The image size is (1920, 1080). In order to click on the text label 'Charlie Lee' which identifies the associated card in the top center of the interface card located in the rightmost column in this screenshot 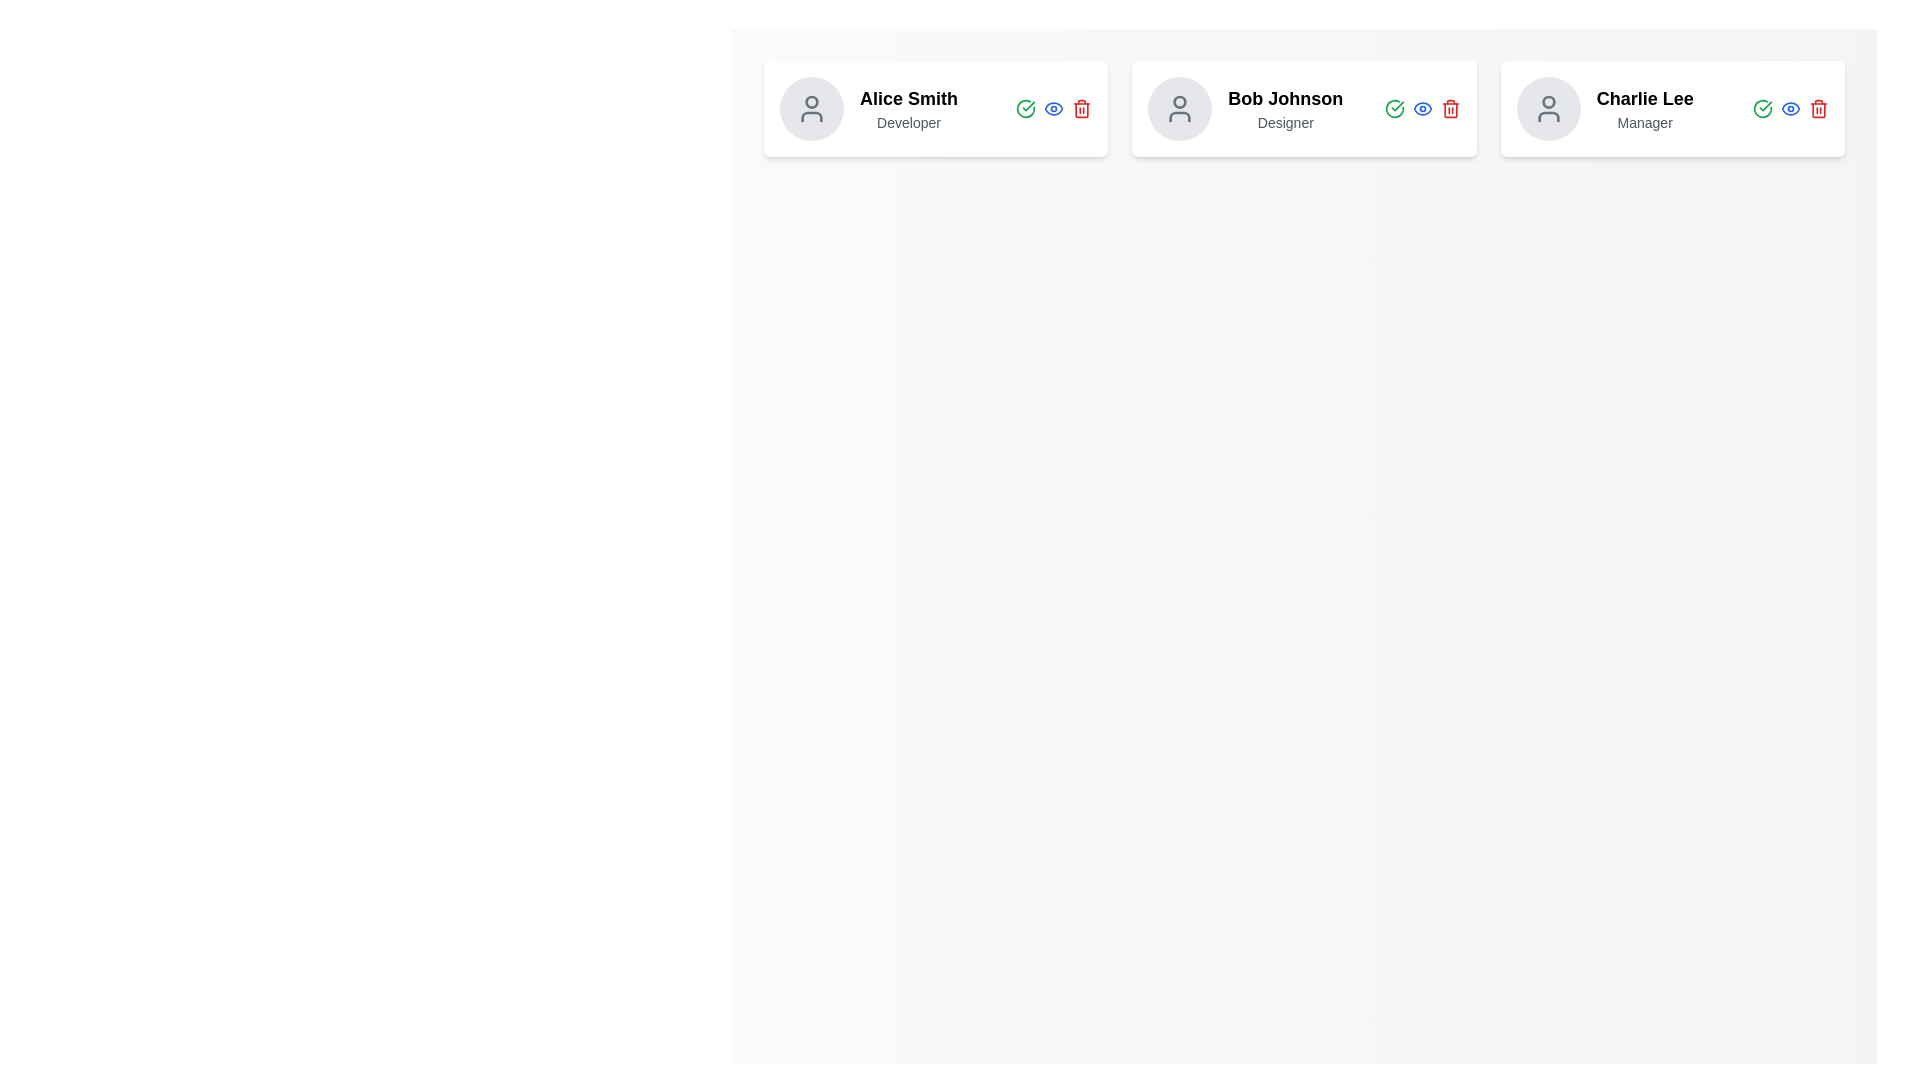, I will do `click(1645, 99)`.